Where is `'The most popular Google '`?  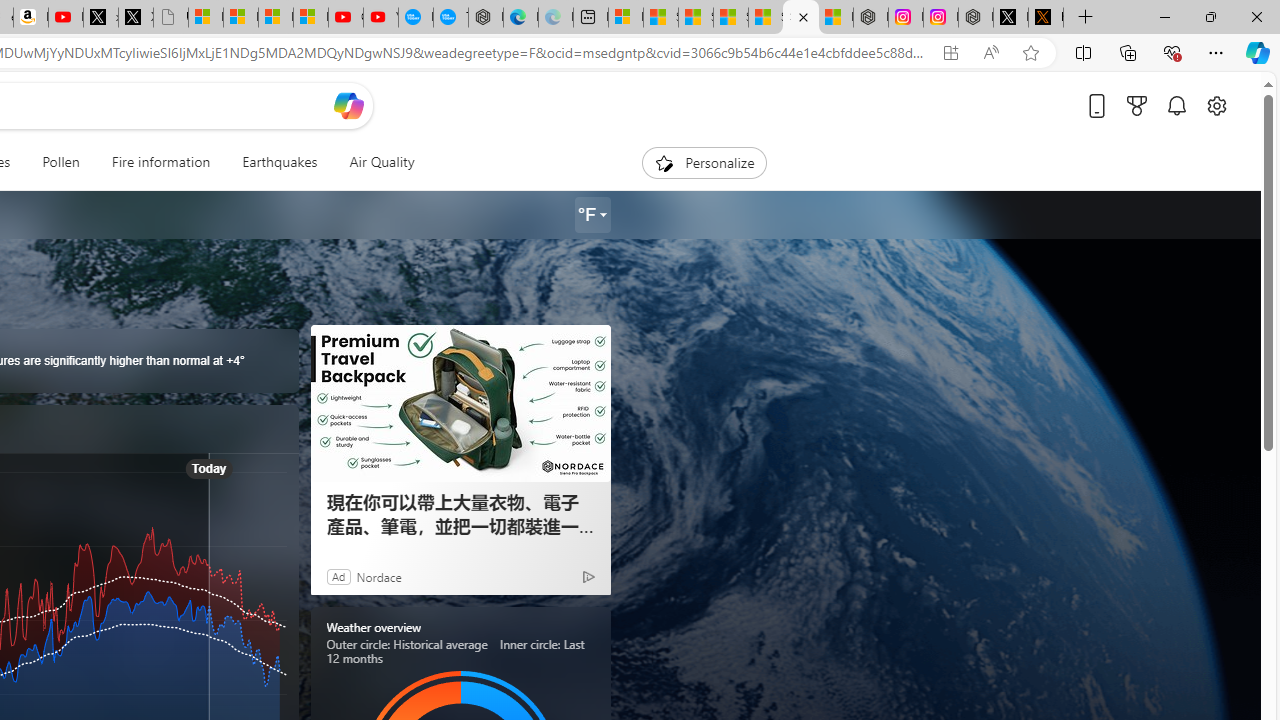 'The most popular Google ' is located at coordinates (450, 17).